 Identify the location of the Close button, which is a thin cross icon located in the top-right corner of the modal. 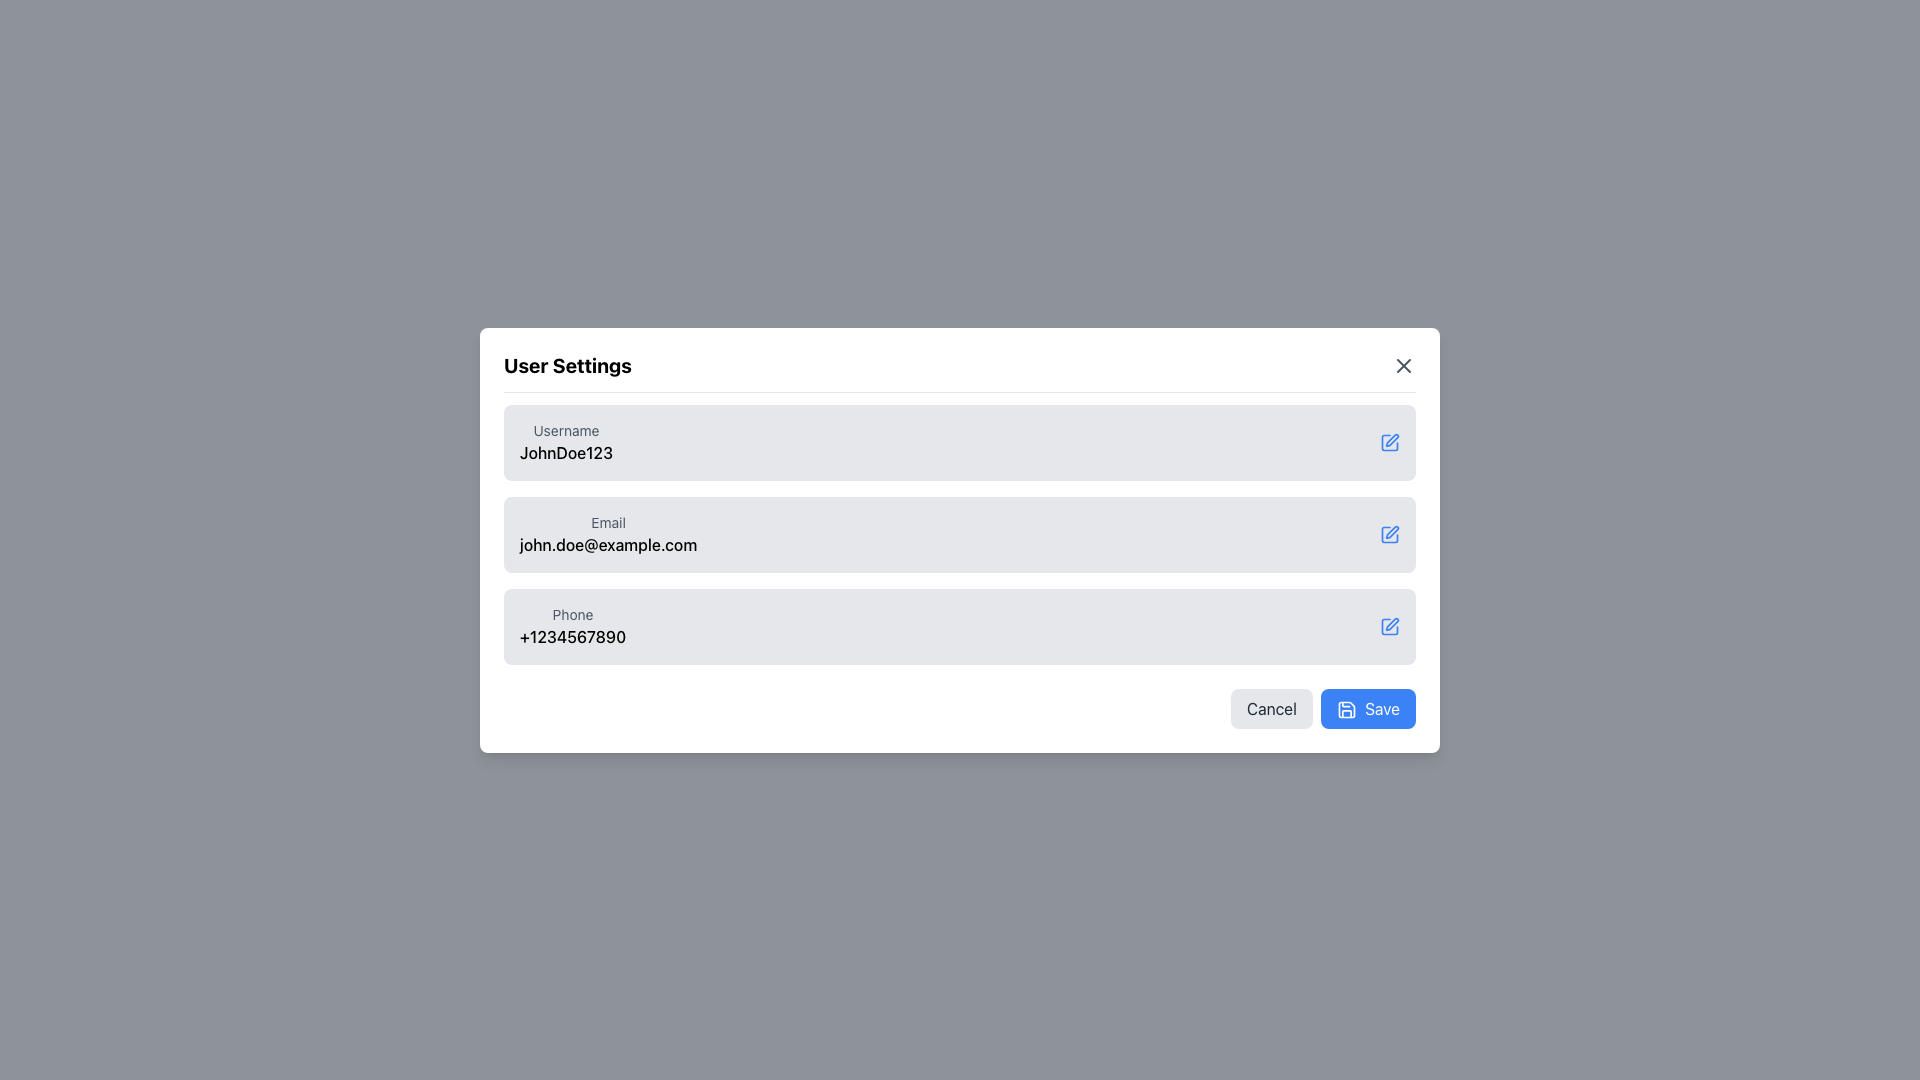
(1402, 365).